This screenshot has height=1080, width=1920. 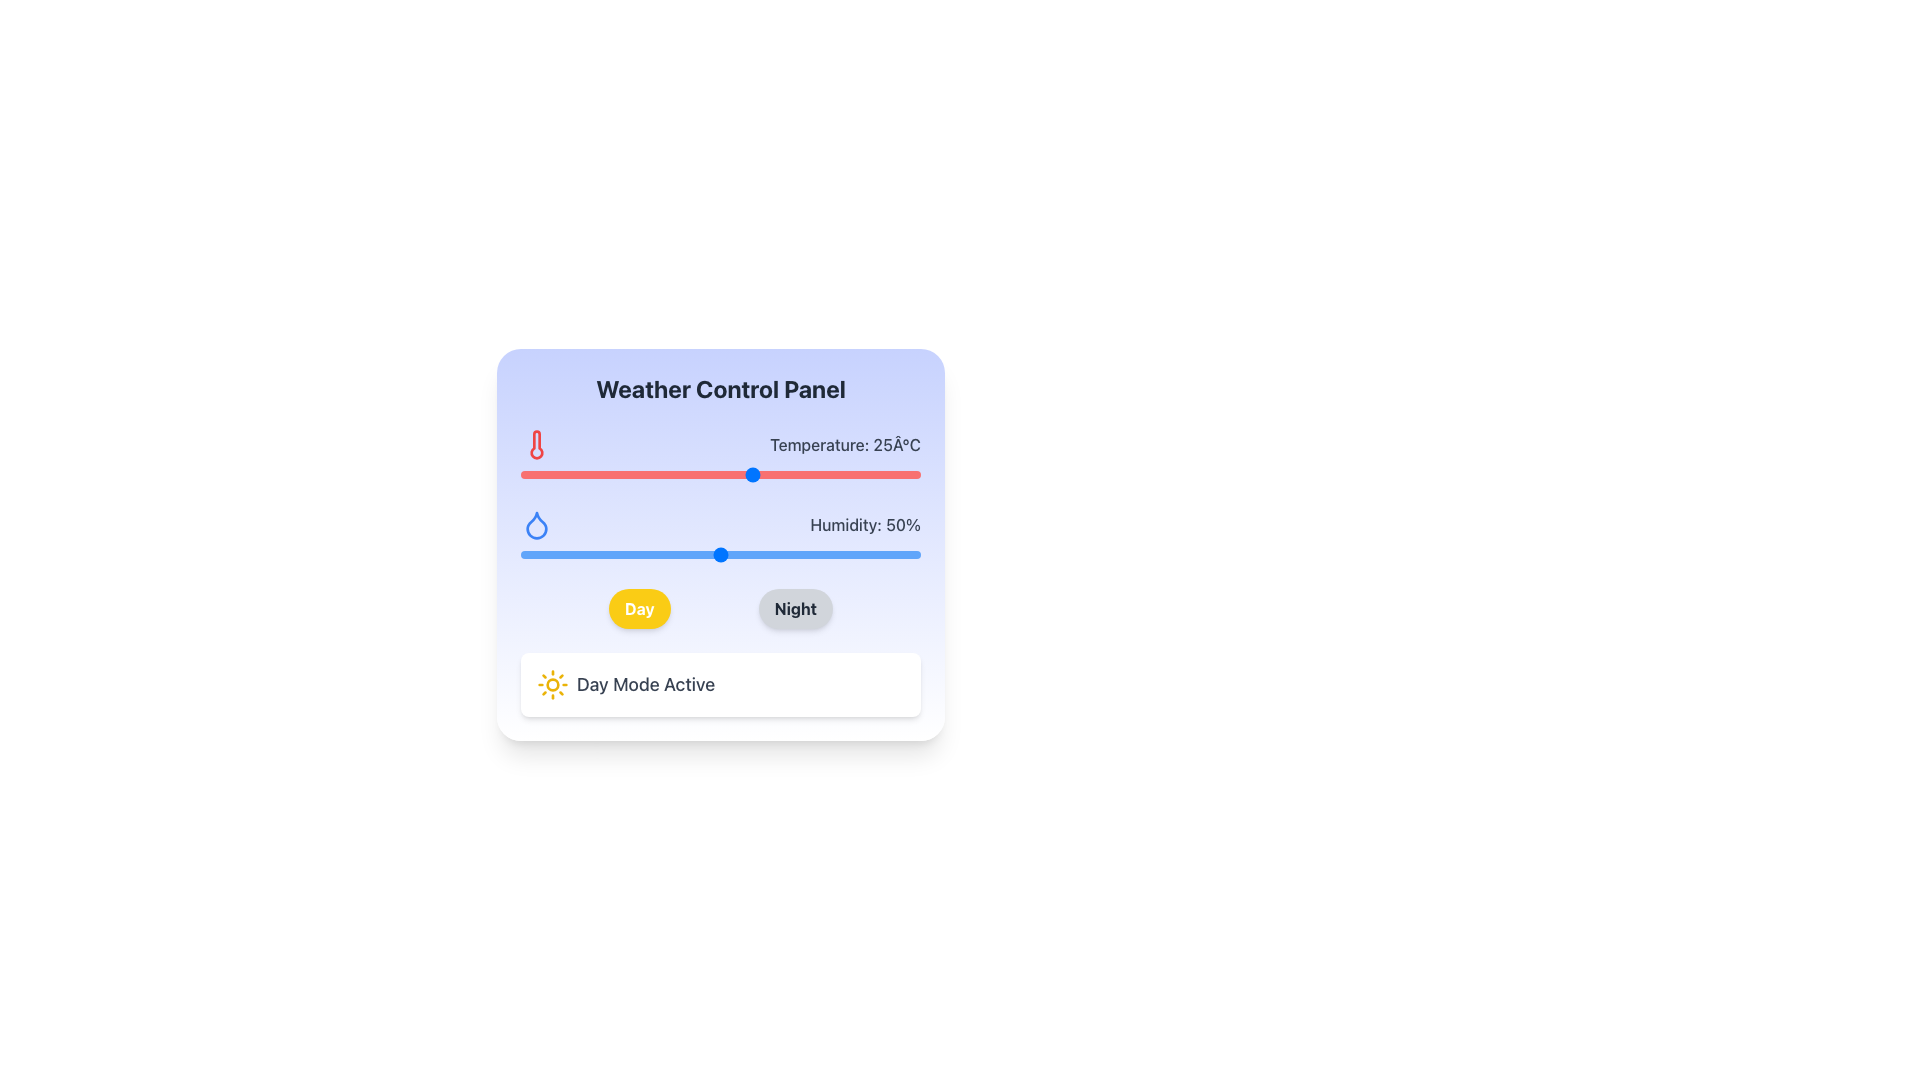 I want to click on the droplet-shaped icon with a blue outline located in the weather control panel, positioned between the 'Temperature: 25°C' segment above and 'Day' and 'Night' buttons below, so click(x=537, y=523).